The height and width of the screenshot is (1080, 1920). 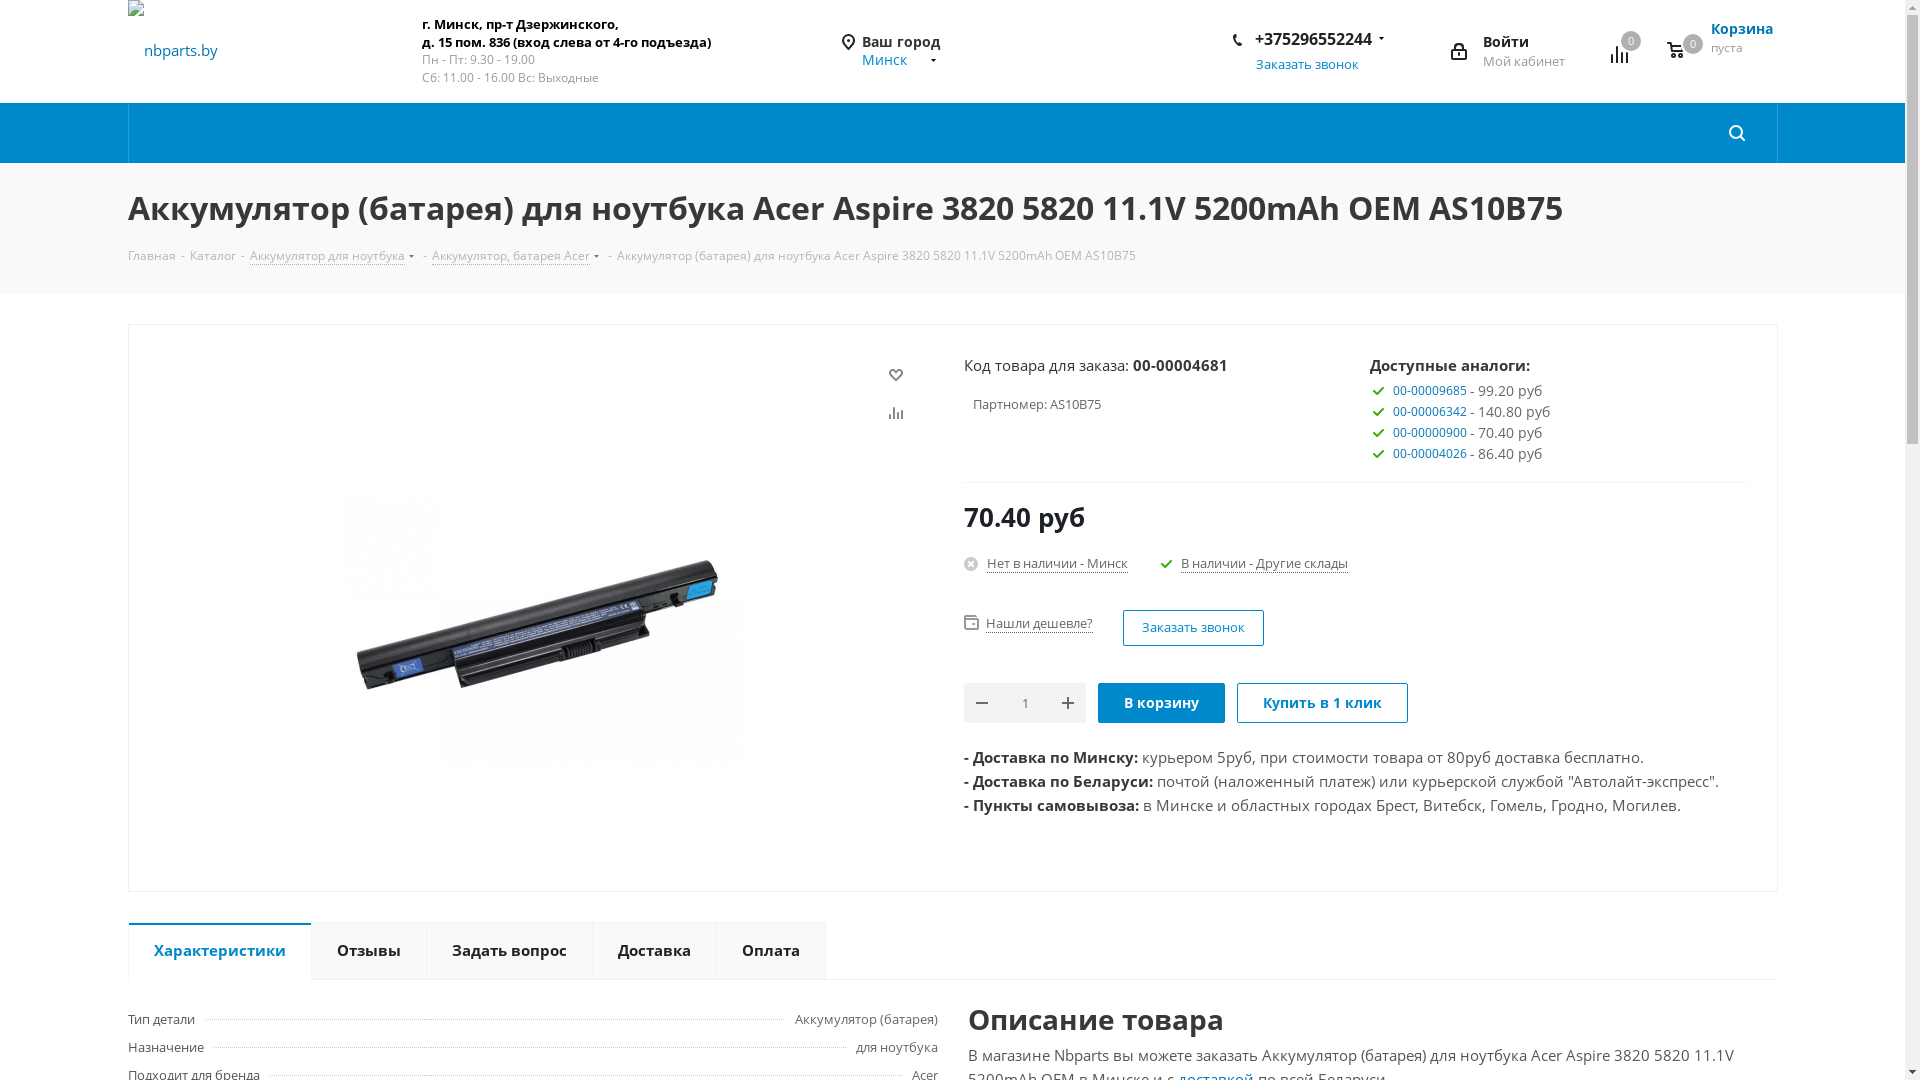 I want to click on '00-00006342', so click(x=1429, y=410).